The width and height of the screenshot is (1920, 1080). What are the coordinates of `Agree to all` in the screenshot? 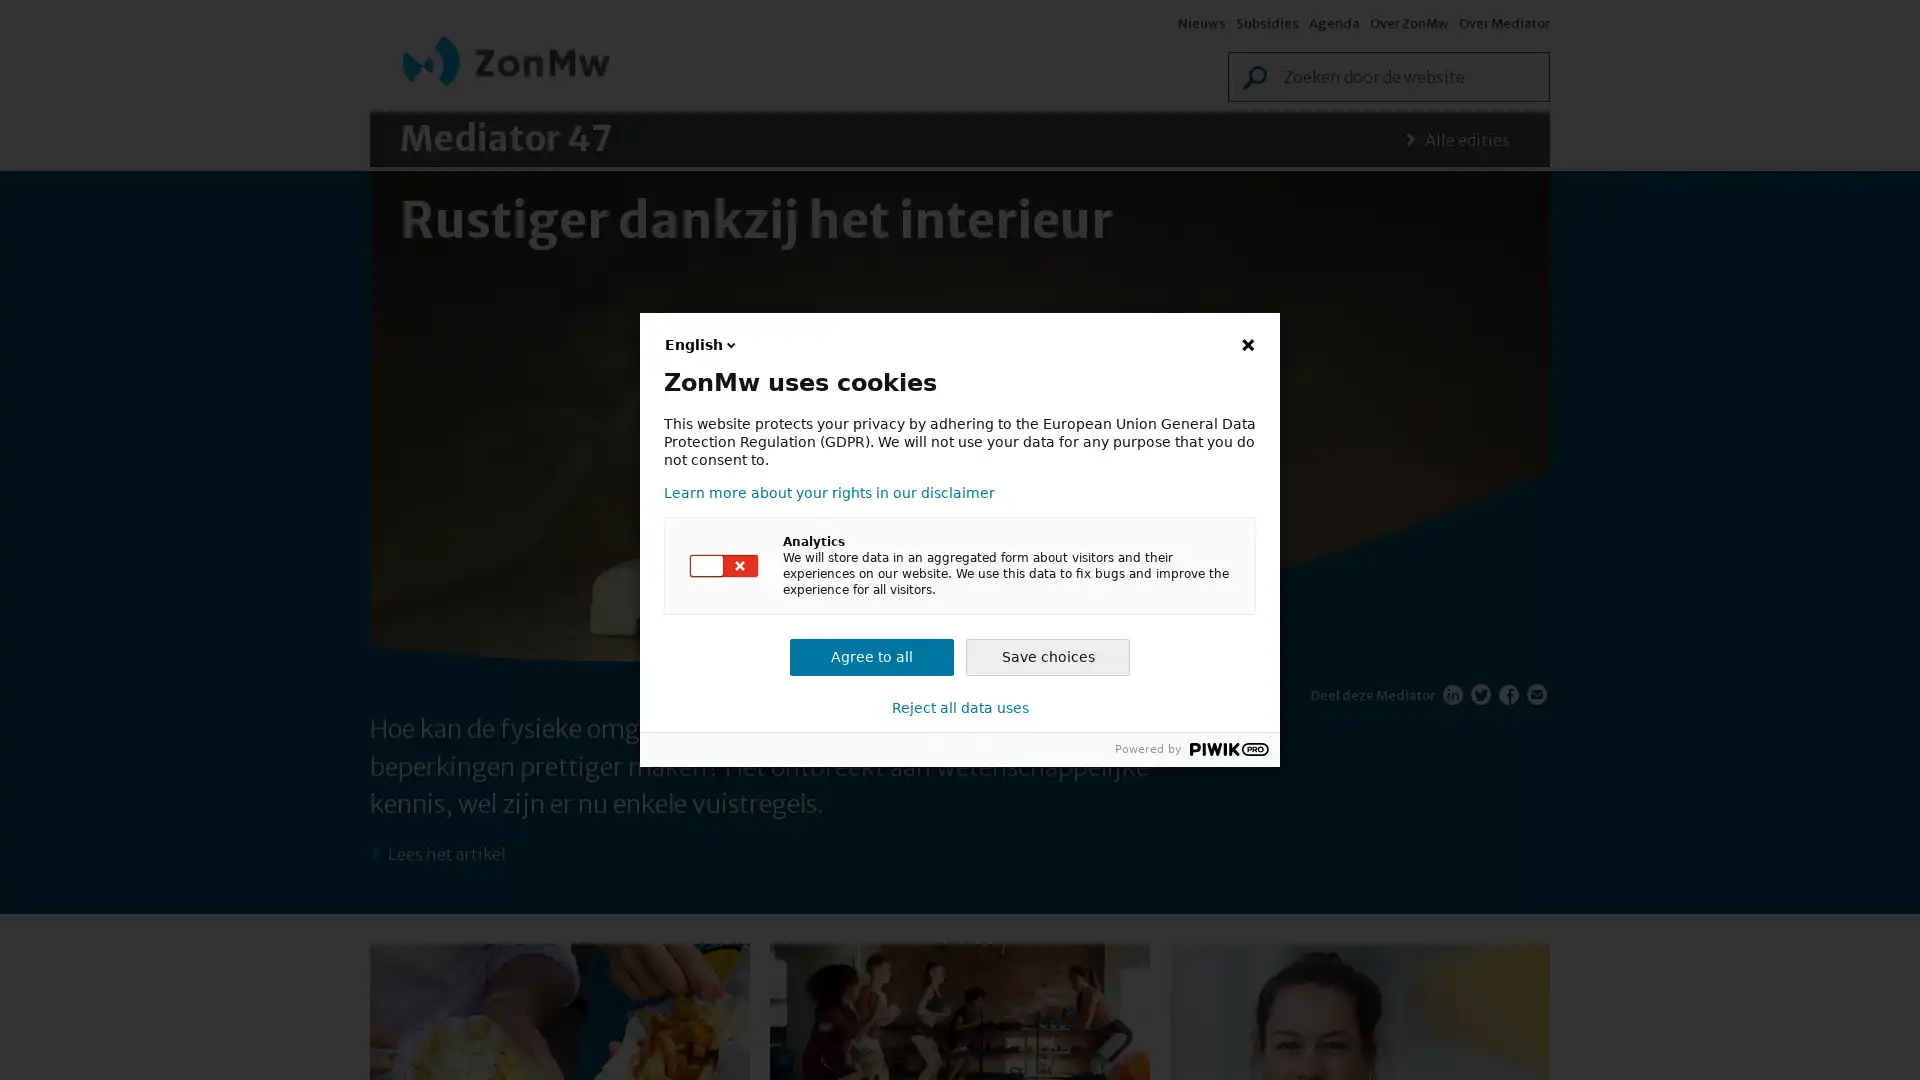 It's located at (872, 657).